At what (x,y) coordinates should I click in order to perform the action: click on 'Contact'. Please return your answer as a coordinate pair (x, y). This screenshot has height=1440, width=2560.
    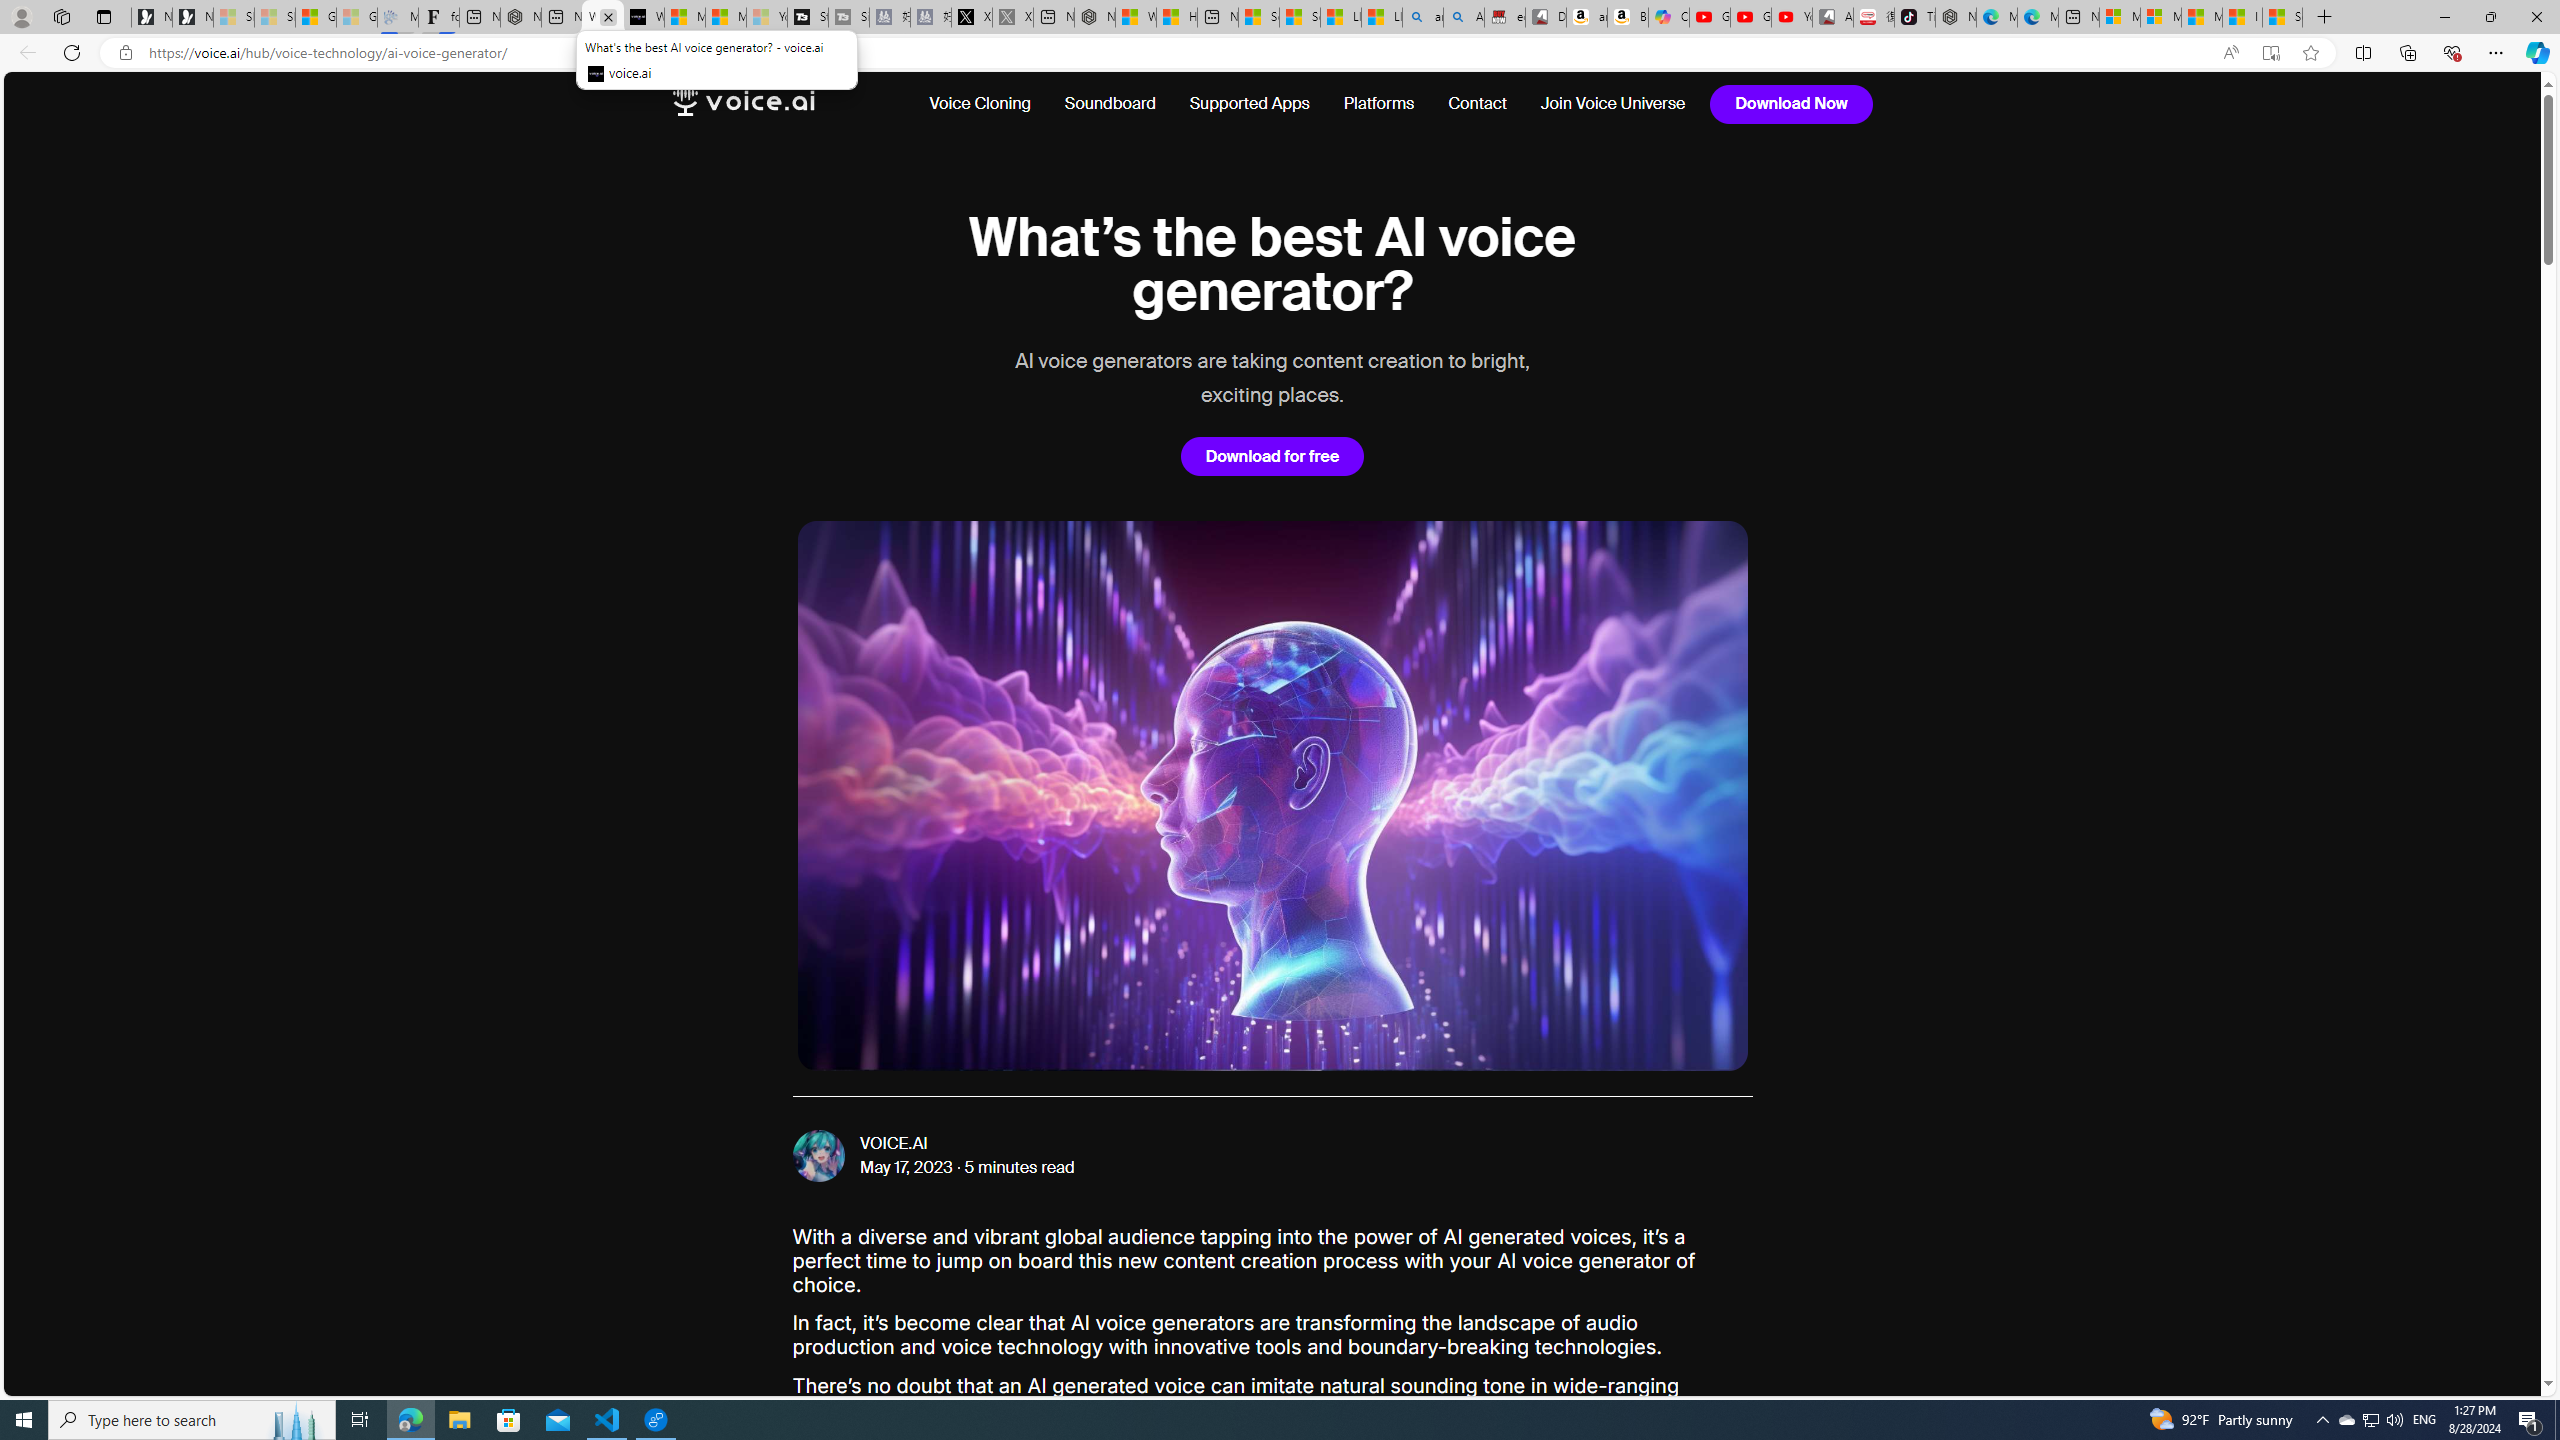
    Looking at the image, I should click on (1477, 103).